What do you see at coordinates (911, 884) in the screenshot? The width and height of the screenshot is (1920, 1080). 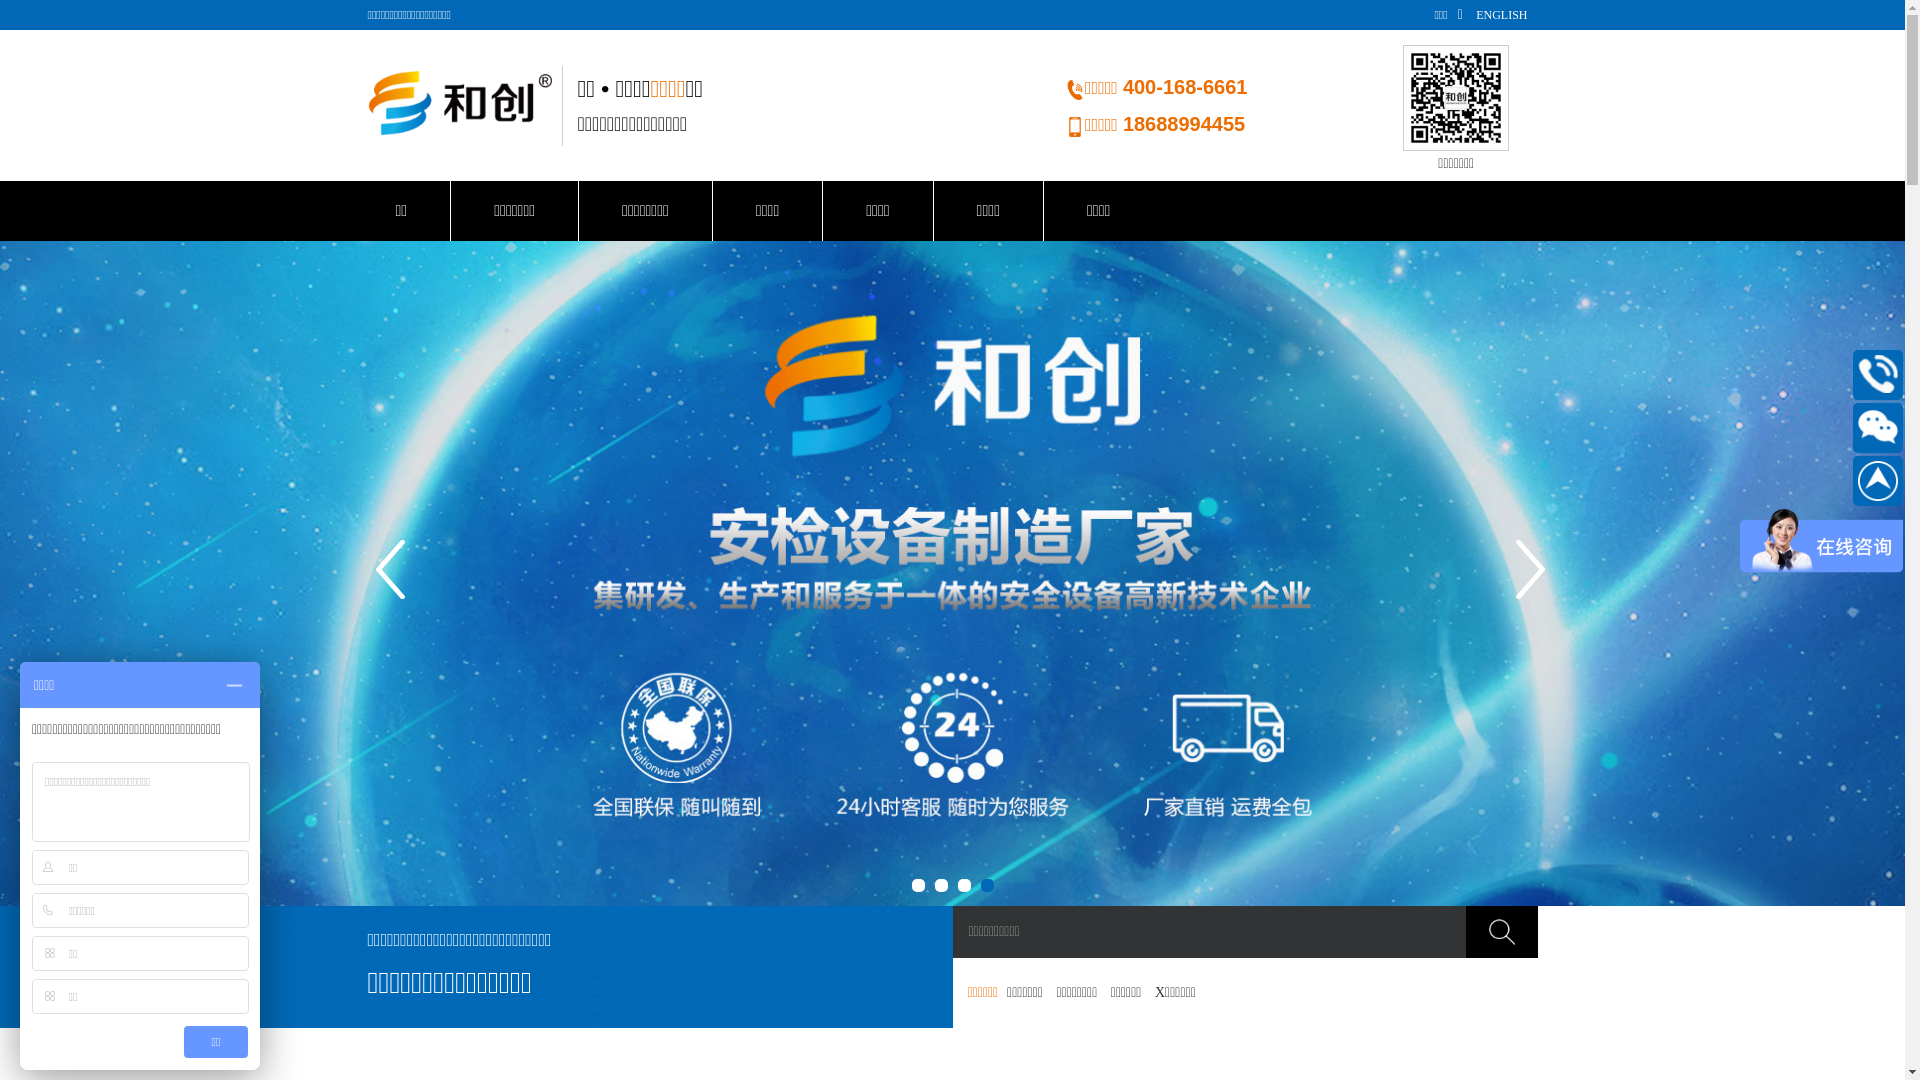 I see `'1'` at bounding box center [911, 884].